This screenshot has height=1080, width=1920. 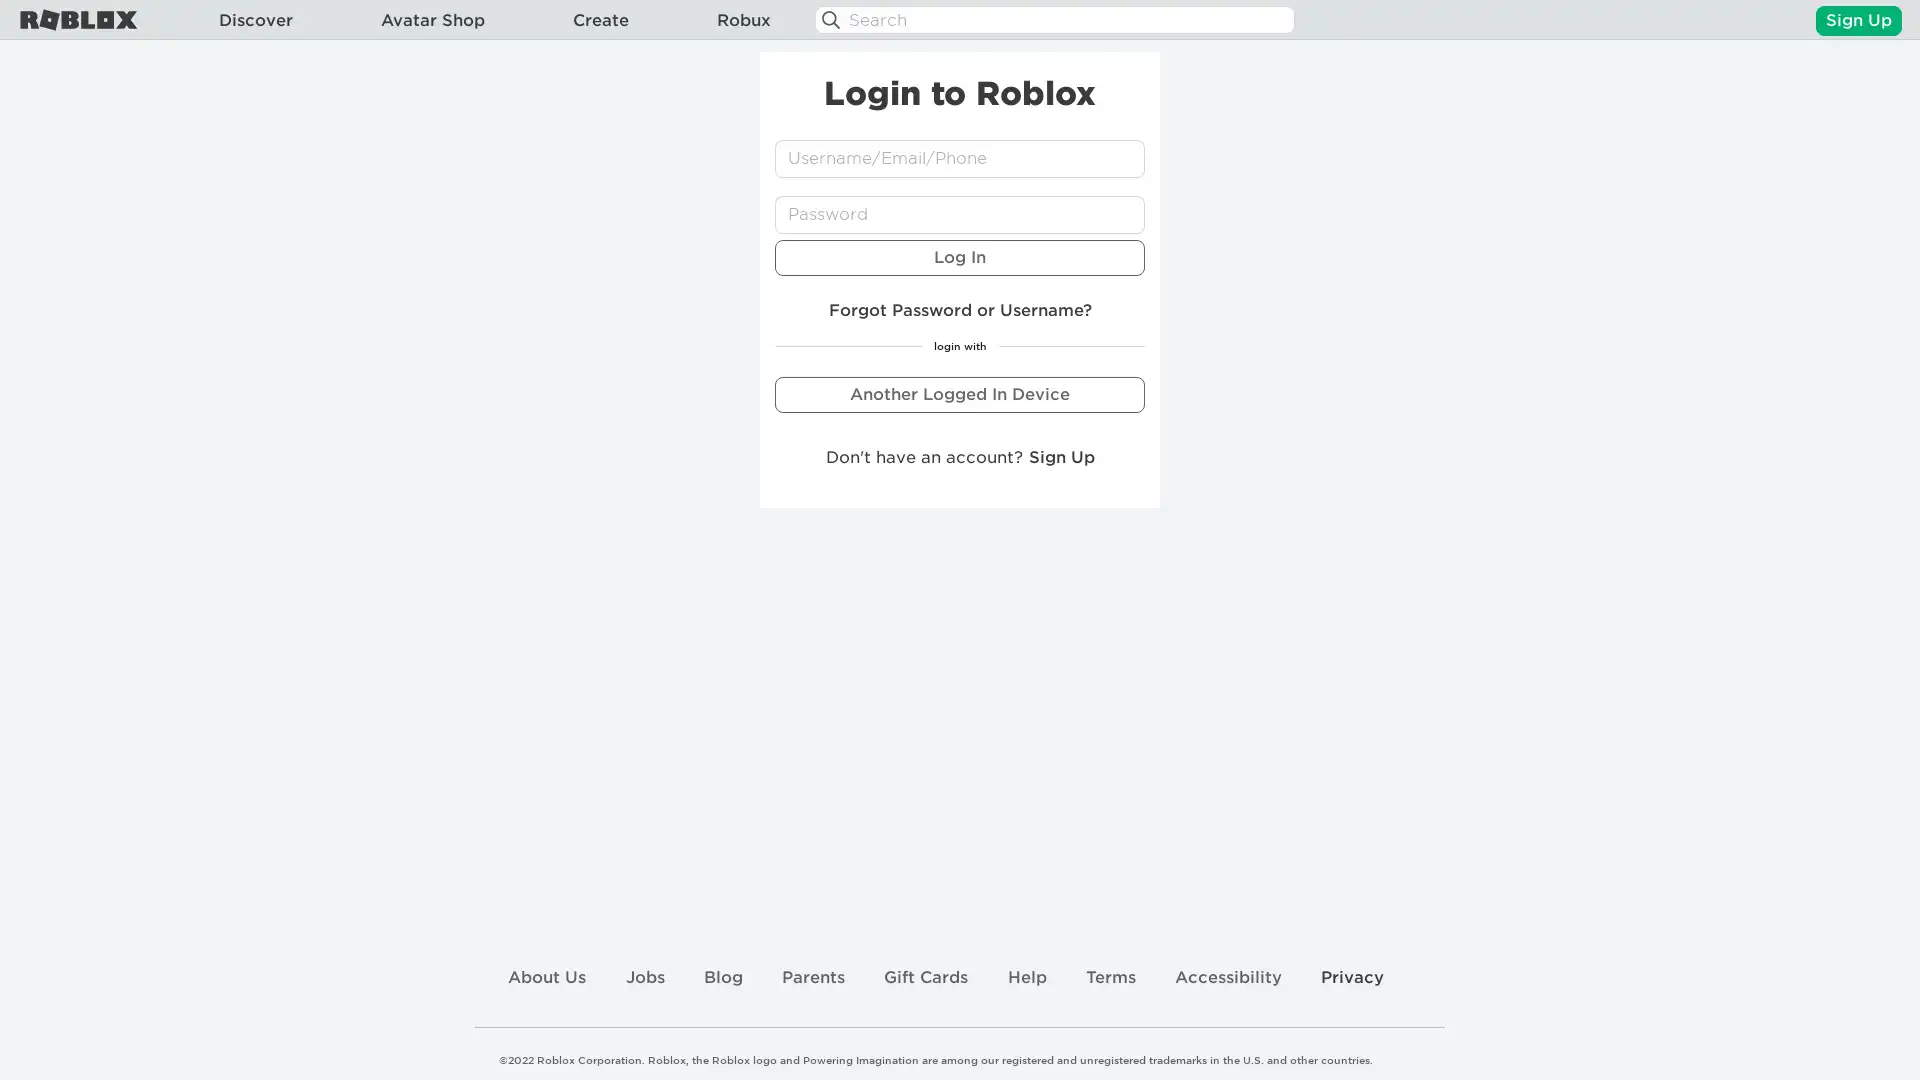 I want to click on Log In, so click(x=960, y=256).